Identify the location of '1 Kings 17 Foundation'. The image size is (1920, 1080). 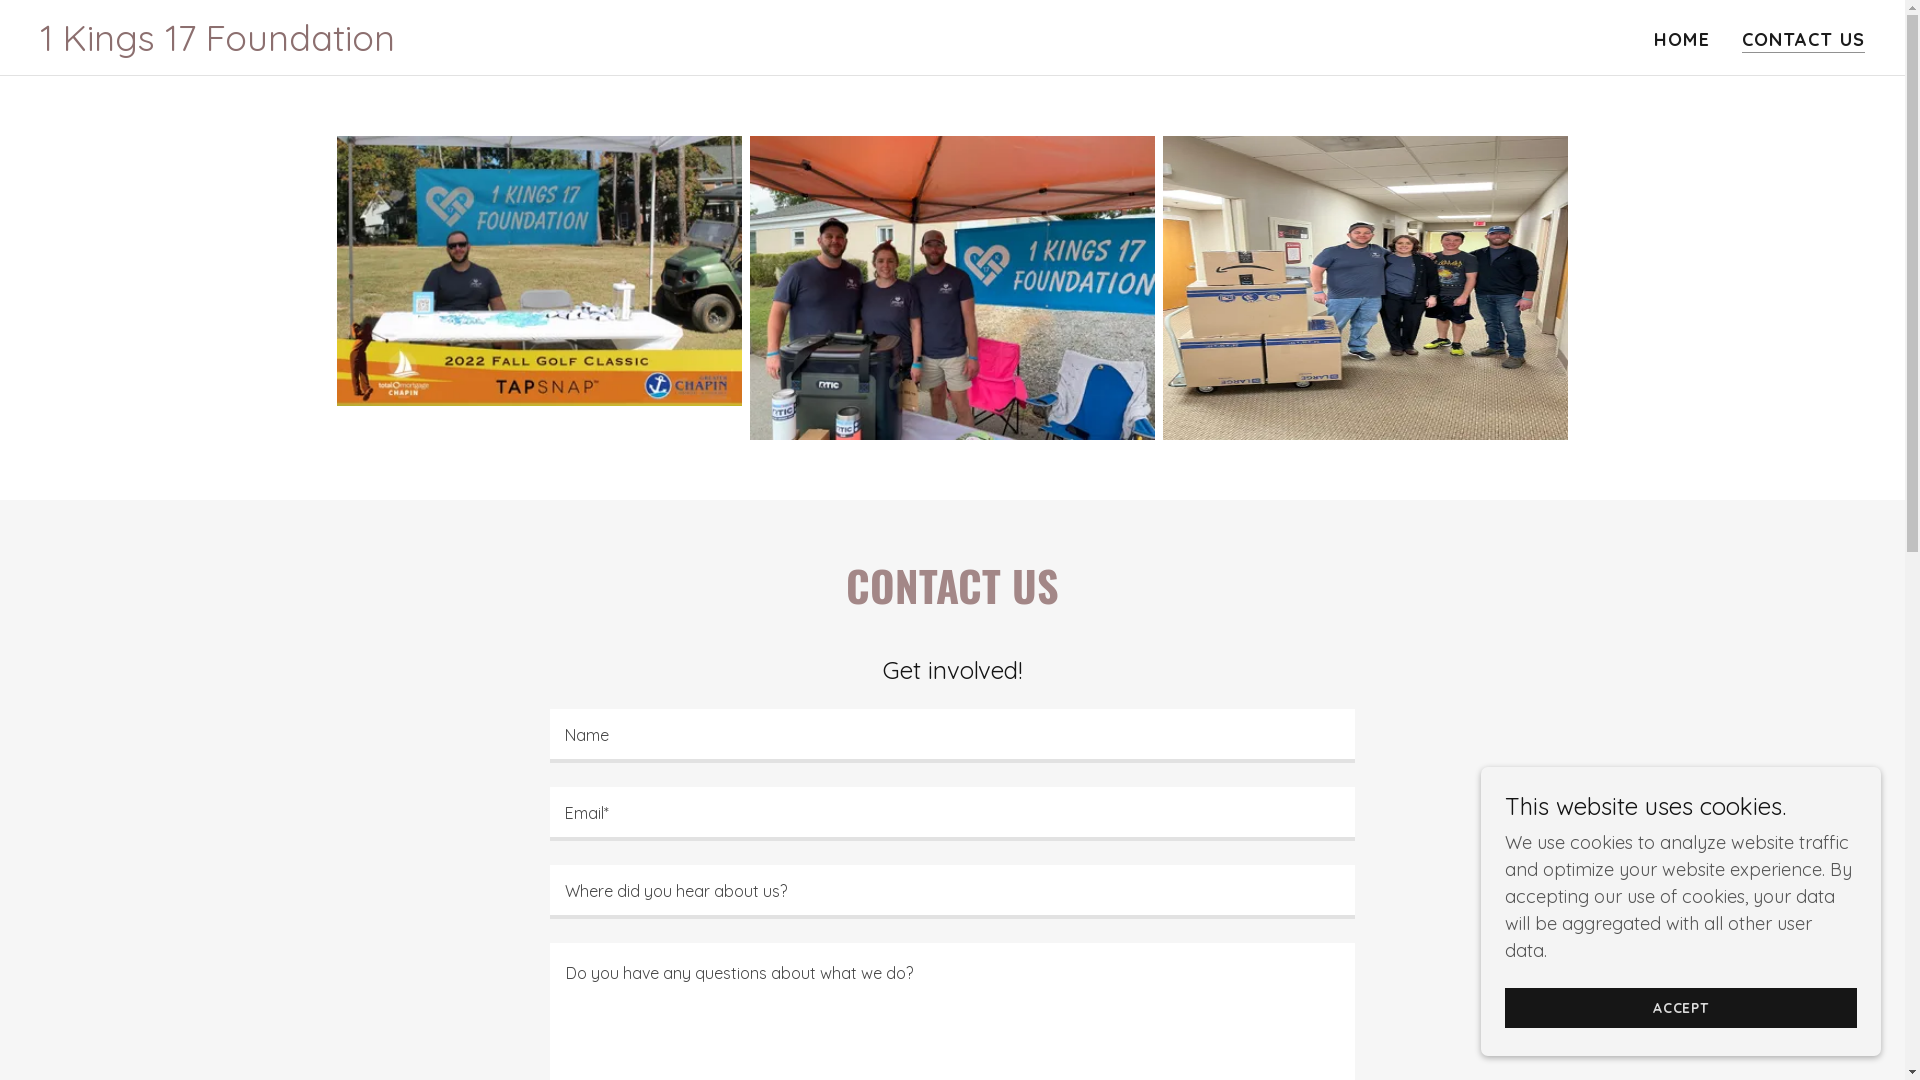
(217, 44).